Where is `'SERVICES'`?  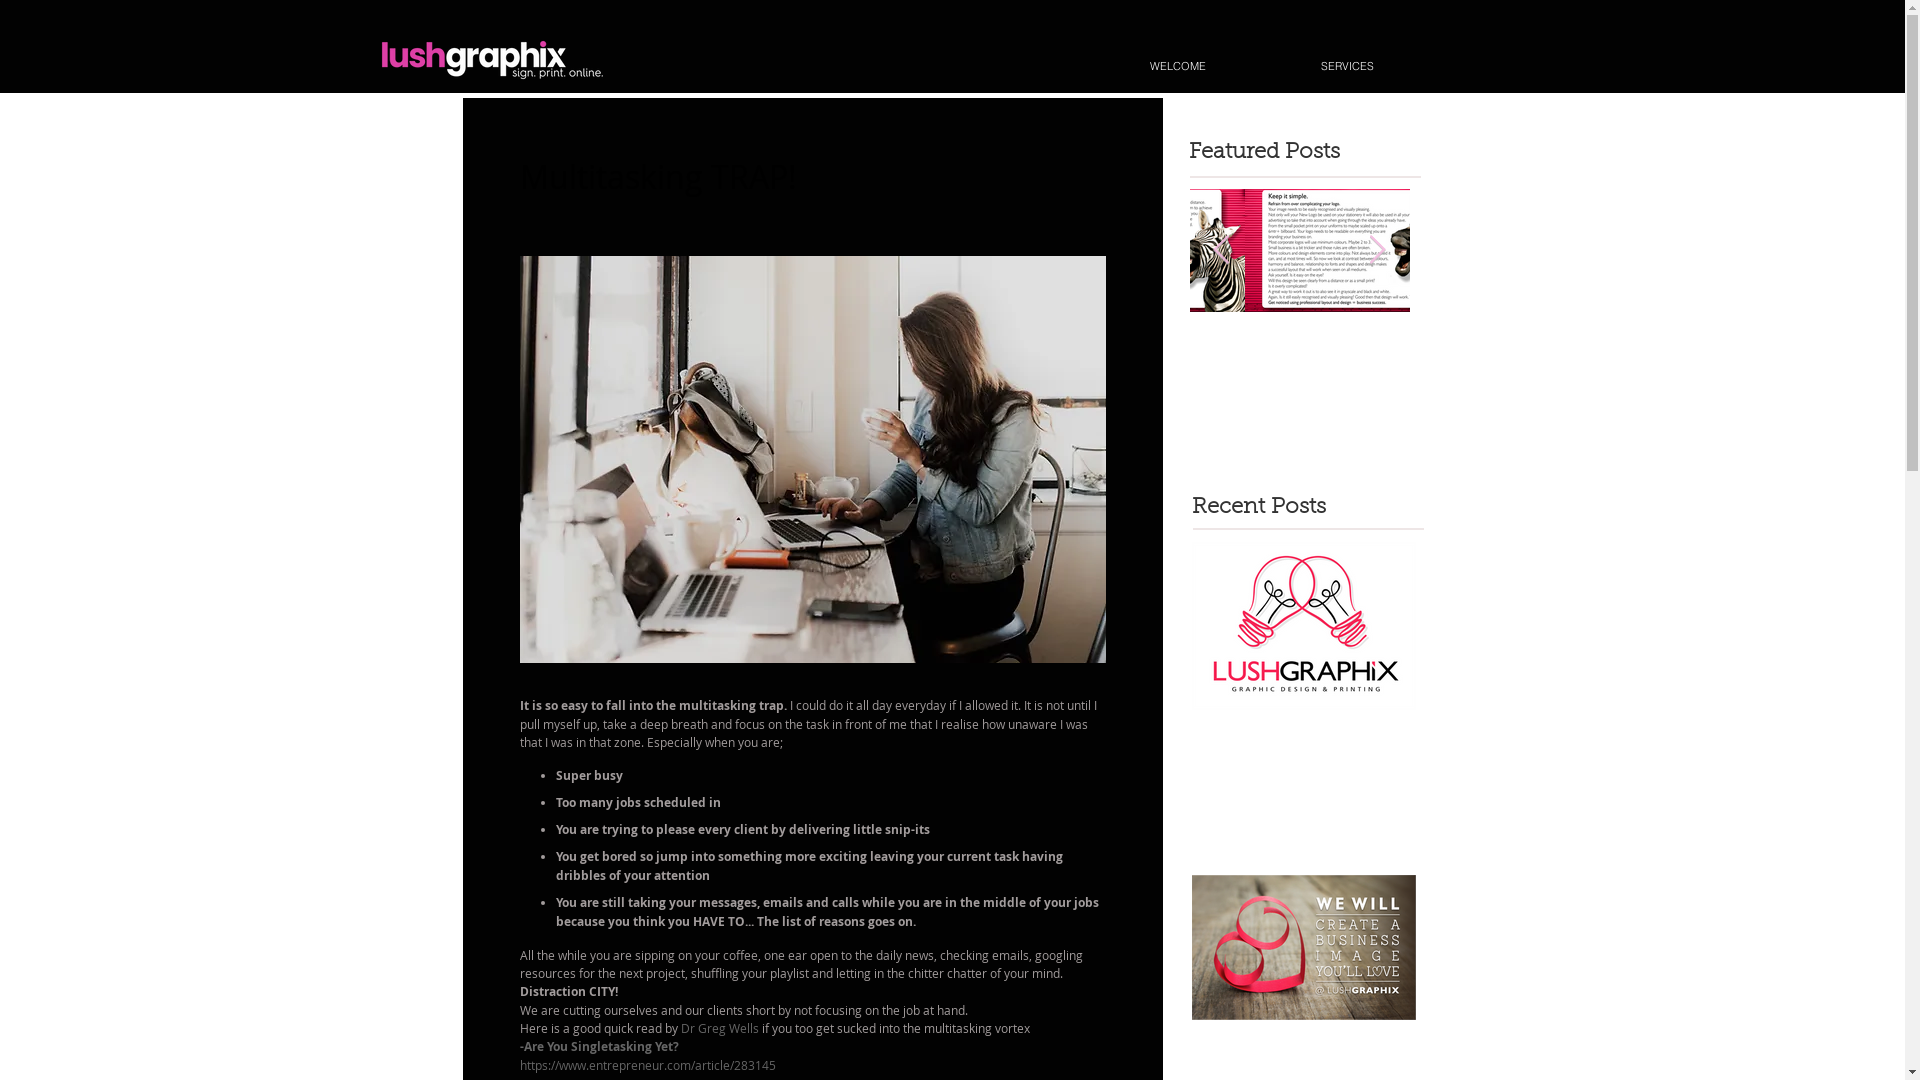 'SERVICES' is located at coordinates (1346, 64).